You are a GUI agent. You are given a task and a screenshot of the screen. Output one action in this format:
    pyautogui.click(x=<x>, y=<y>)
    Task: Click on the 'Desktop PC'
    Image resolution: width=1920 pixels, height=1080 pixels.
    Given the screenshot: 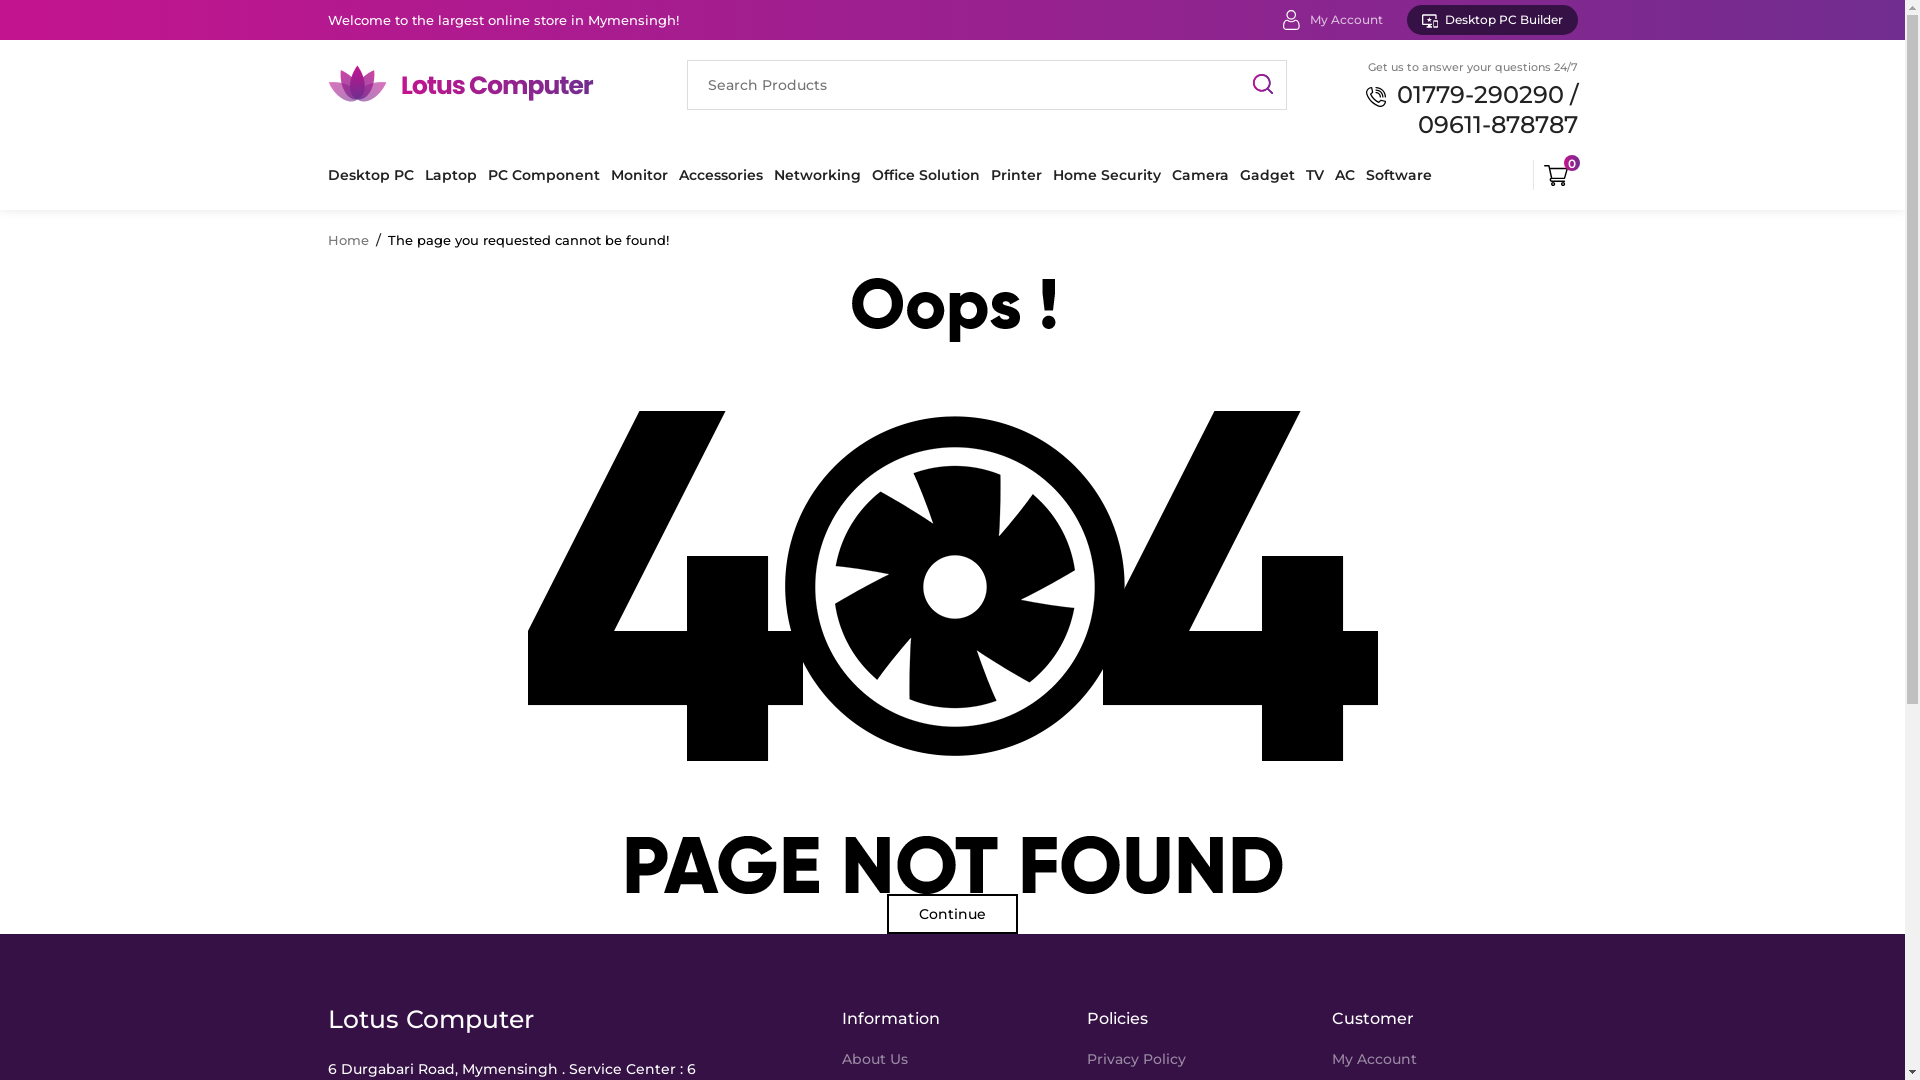 What is the action you would take?
    pyautogui.click(x=370, y=173)
    